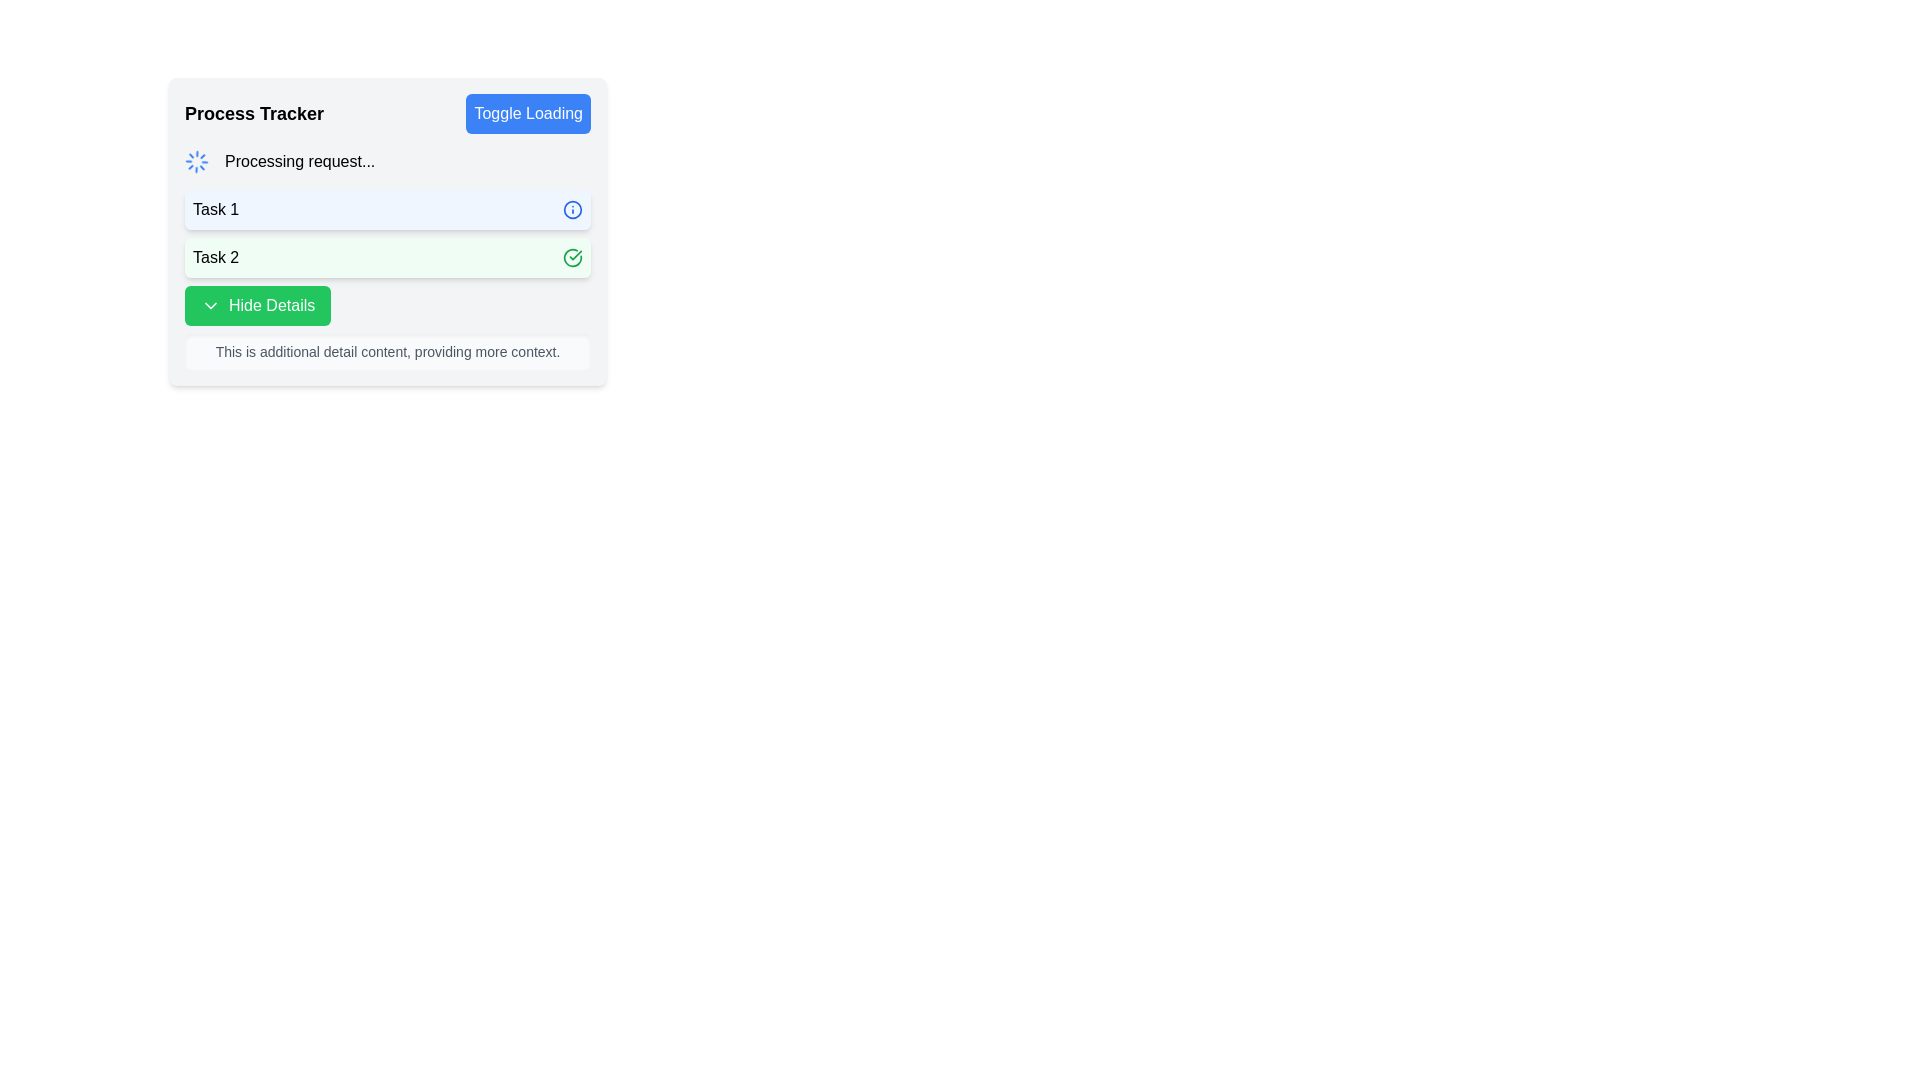 This screenshot has height=1080, width=1920. I want to click on the blue circular loading spinner icon with a dotted design, located to the left of the text 'Processing request...' in the 'Process Tracker' section, so click(196, 161).